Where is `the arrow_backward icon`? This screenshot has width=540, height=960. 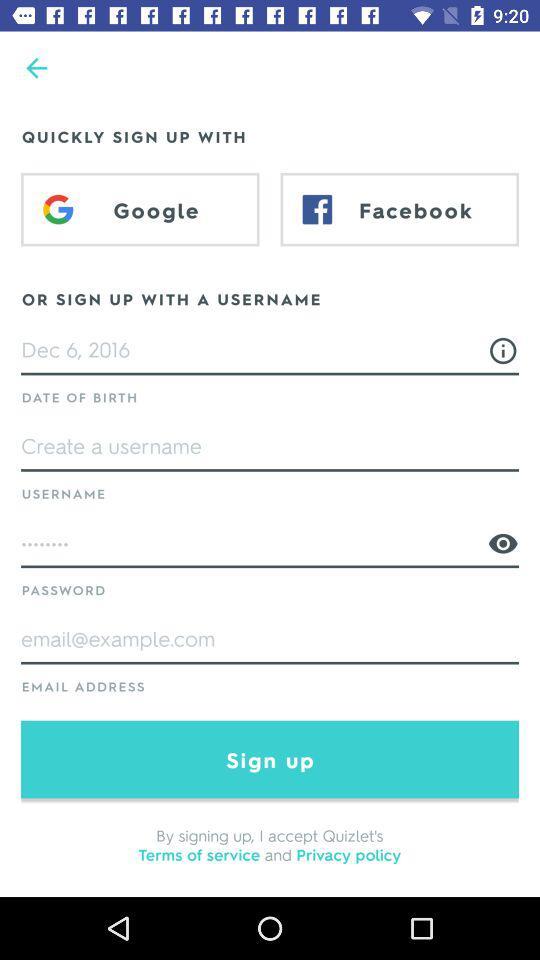
the arrow_backward icon is located at coordinates (36, 68).